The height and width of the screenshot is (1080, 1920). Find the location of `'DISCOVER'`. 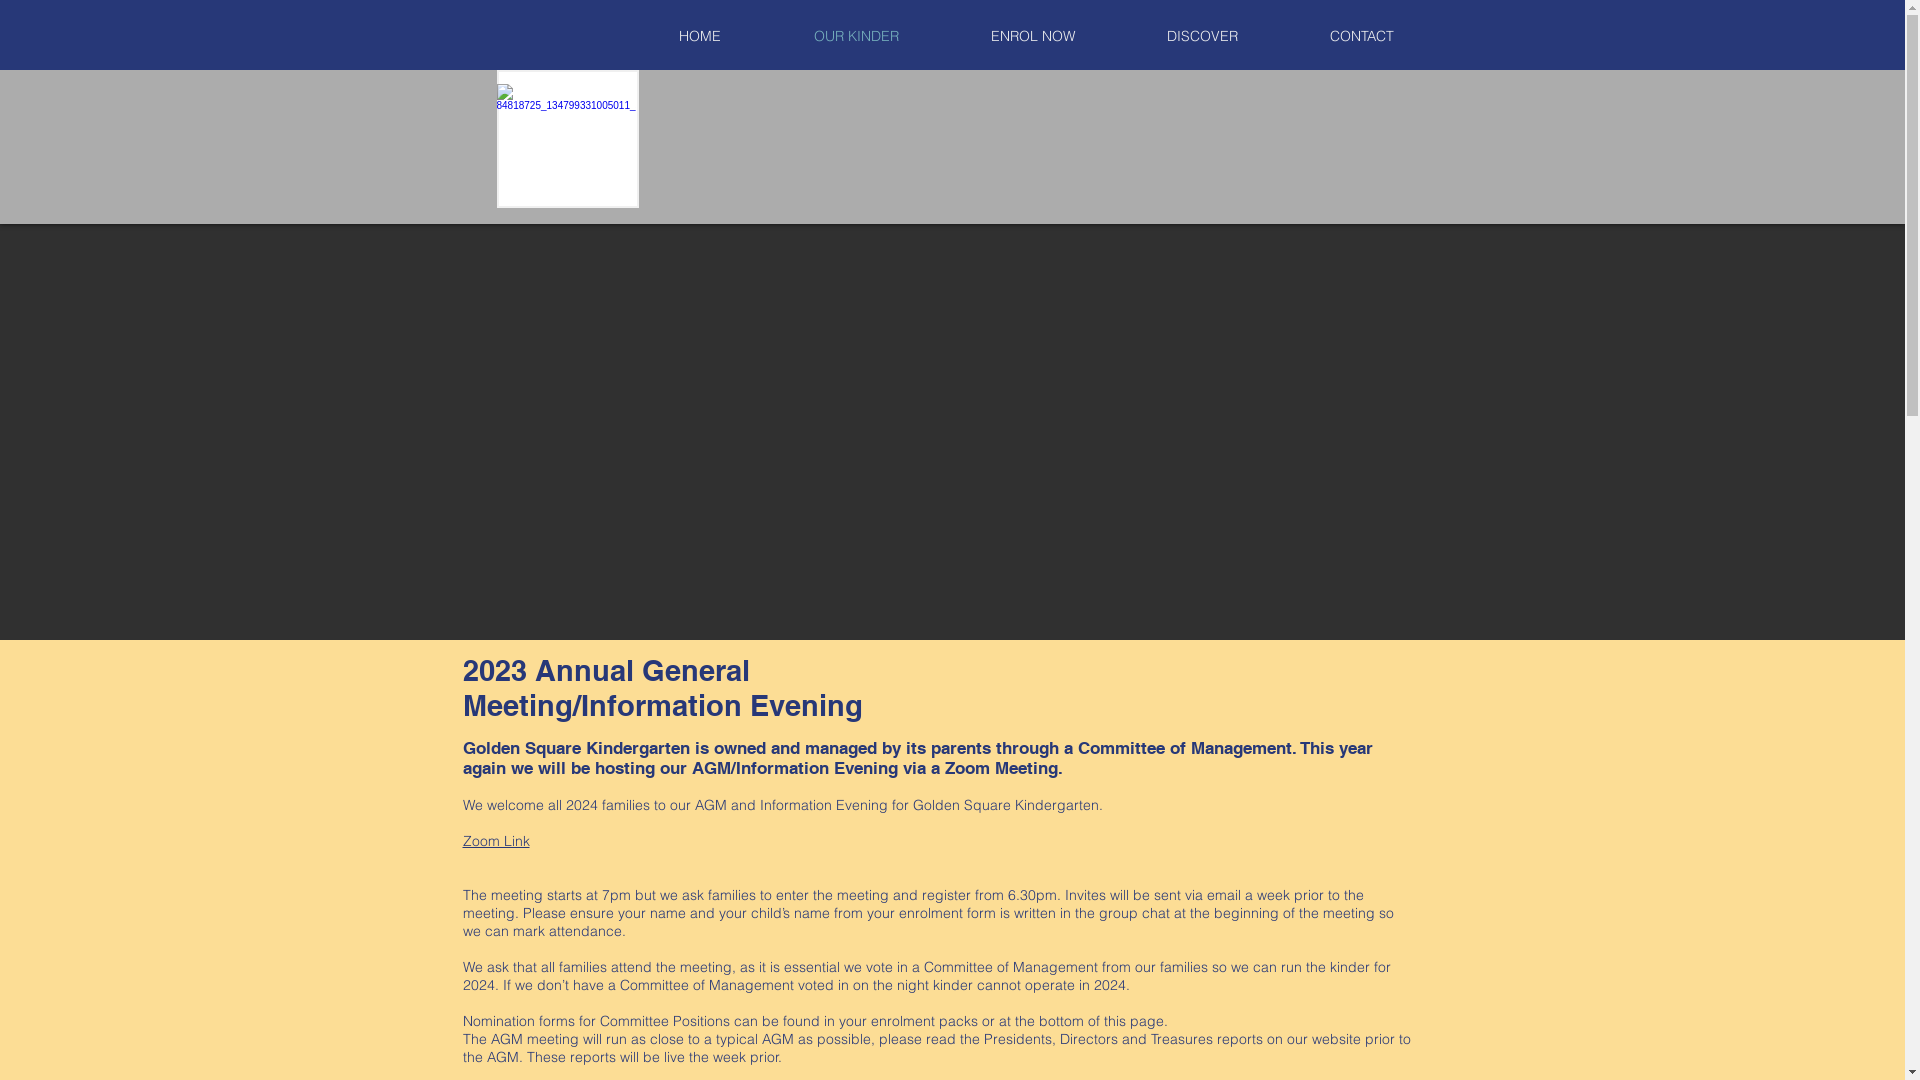

'DISCOVER' is located at coordinates (1200, 36).